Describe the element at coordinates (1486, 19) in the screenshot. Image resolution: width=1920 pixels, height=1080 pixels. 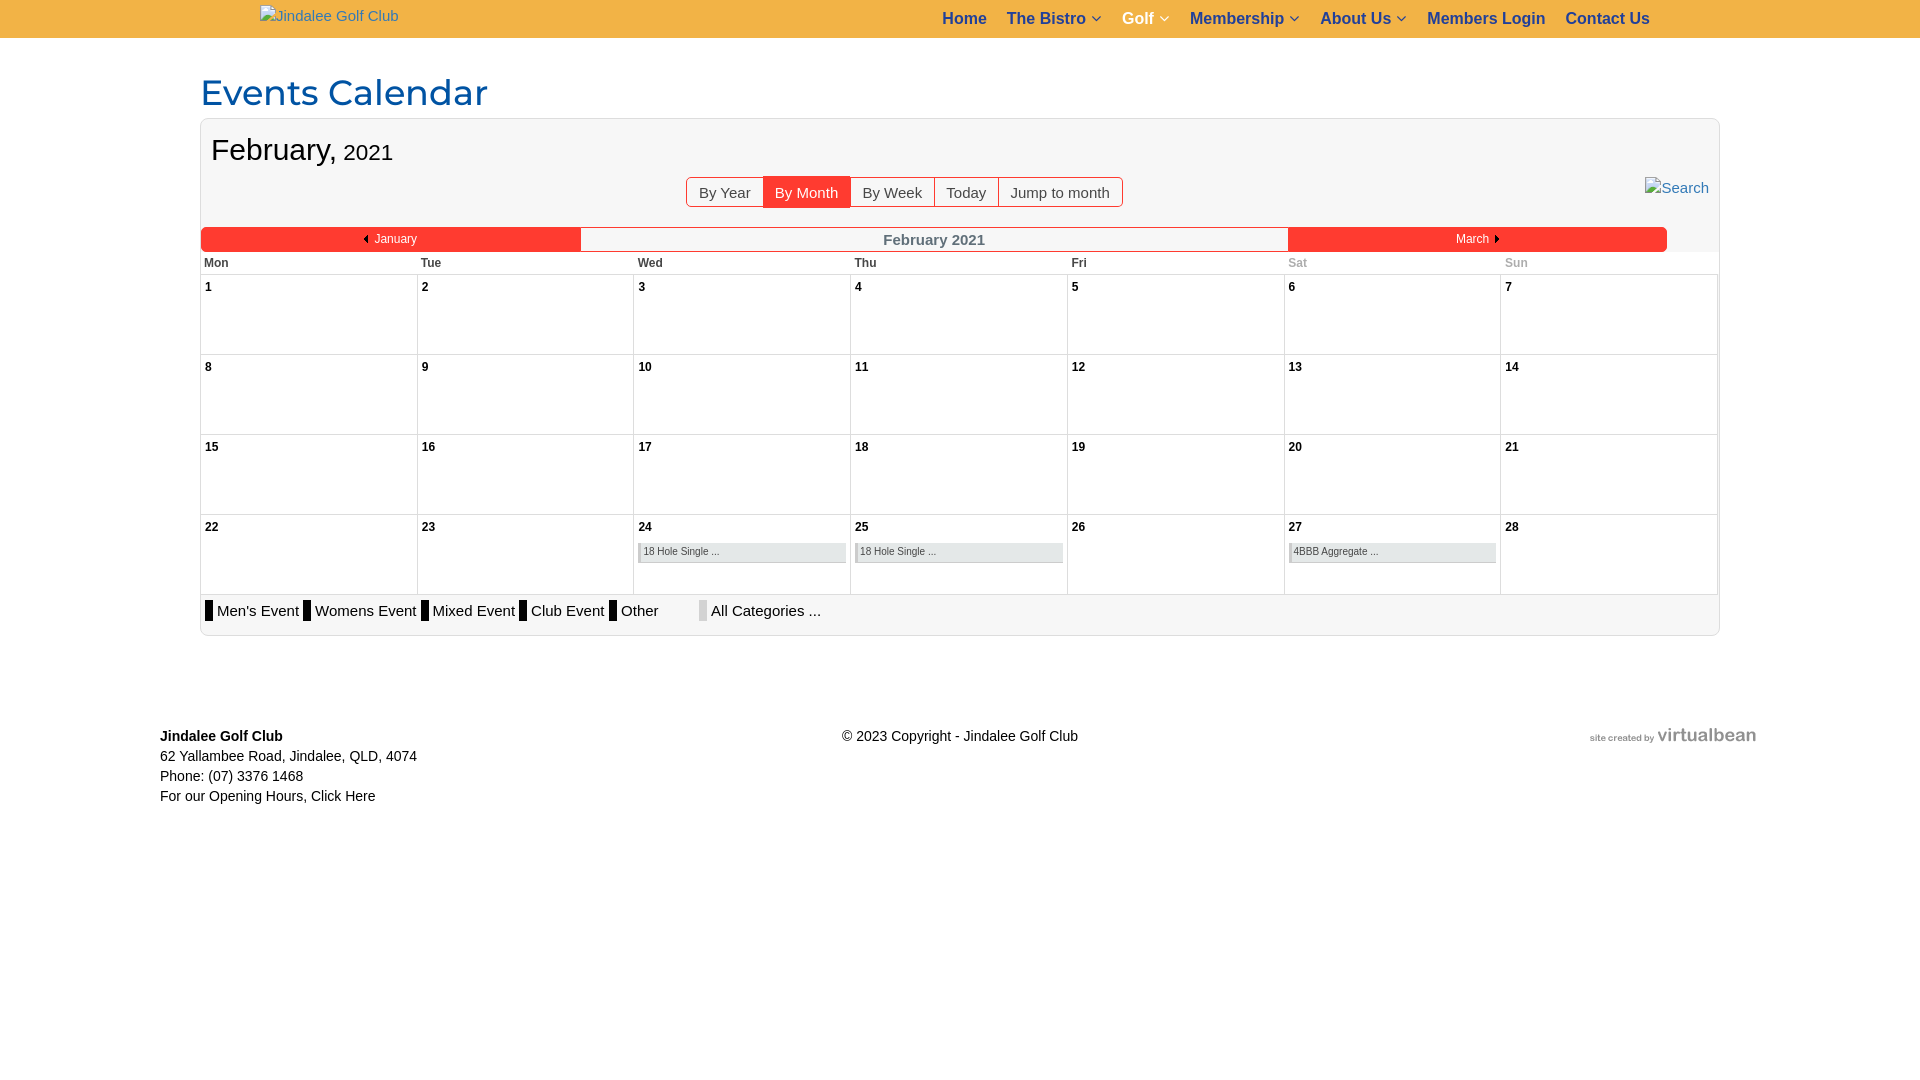
I see `'Members Login'` at that location.